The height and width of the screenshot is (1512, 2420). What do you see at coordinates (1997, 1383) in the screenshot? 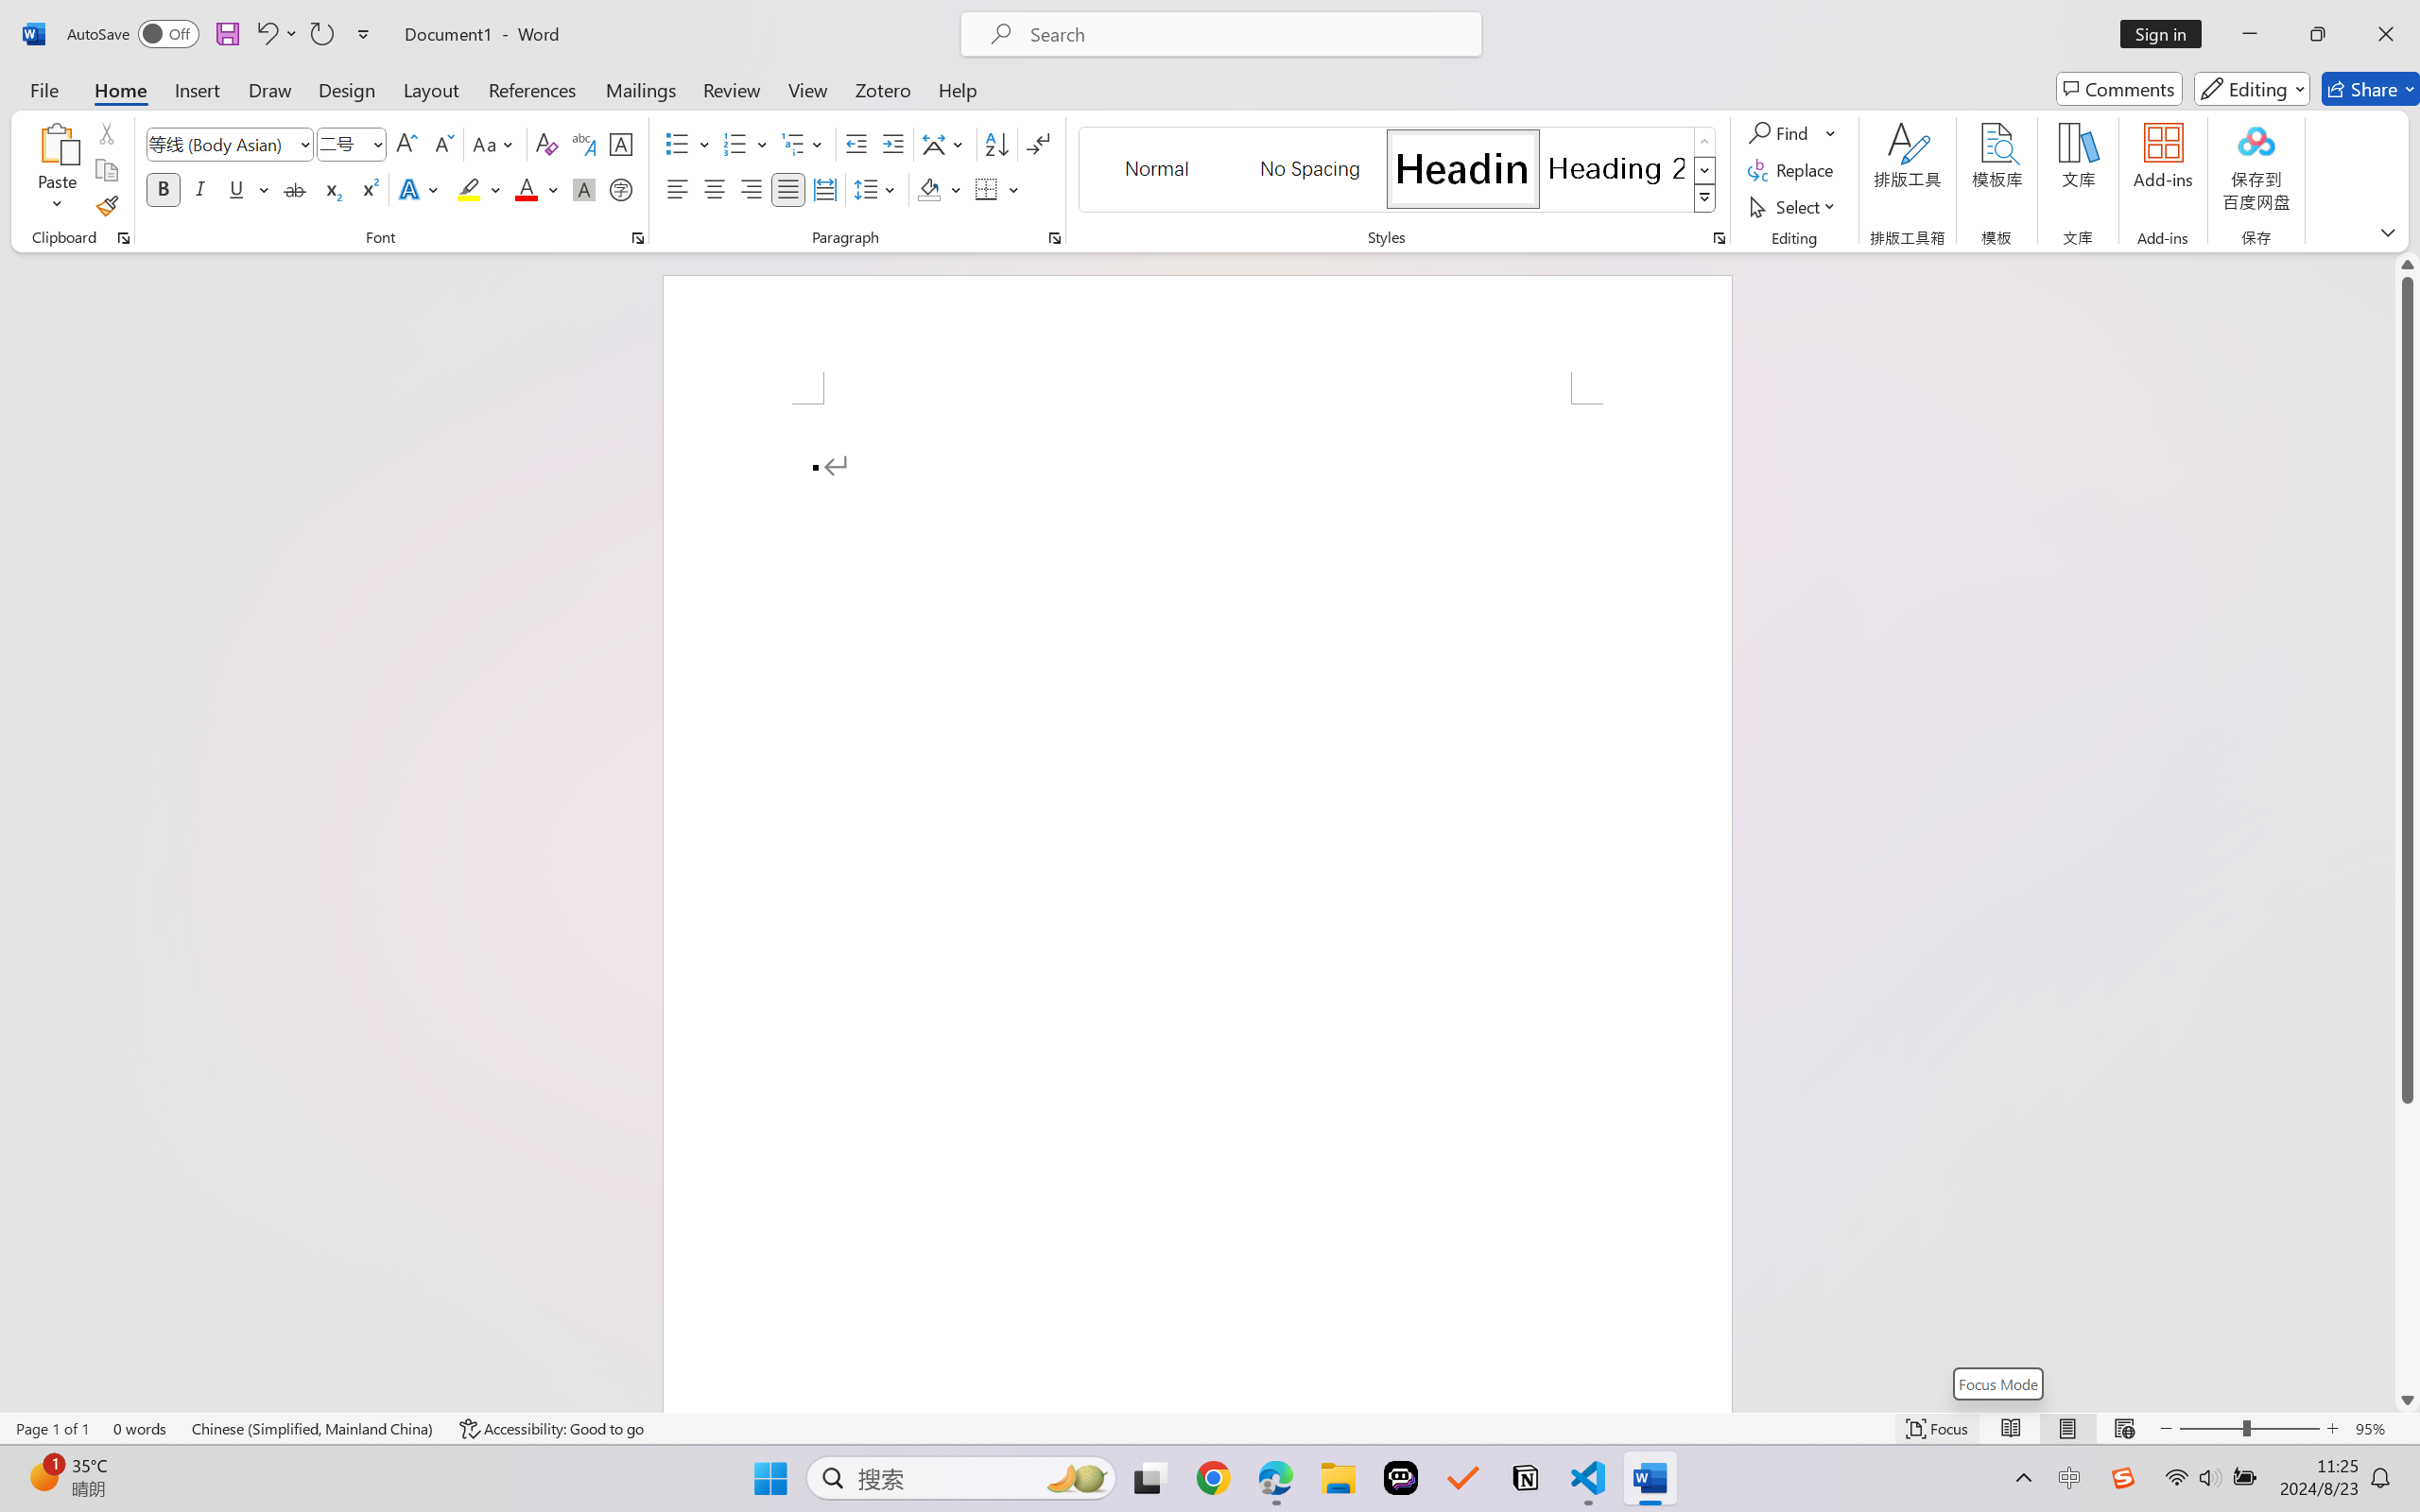
I see `'Focus Mode'` at bounding box center [1997, 1383].